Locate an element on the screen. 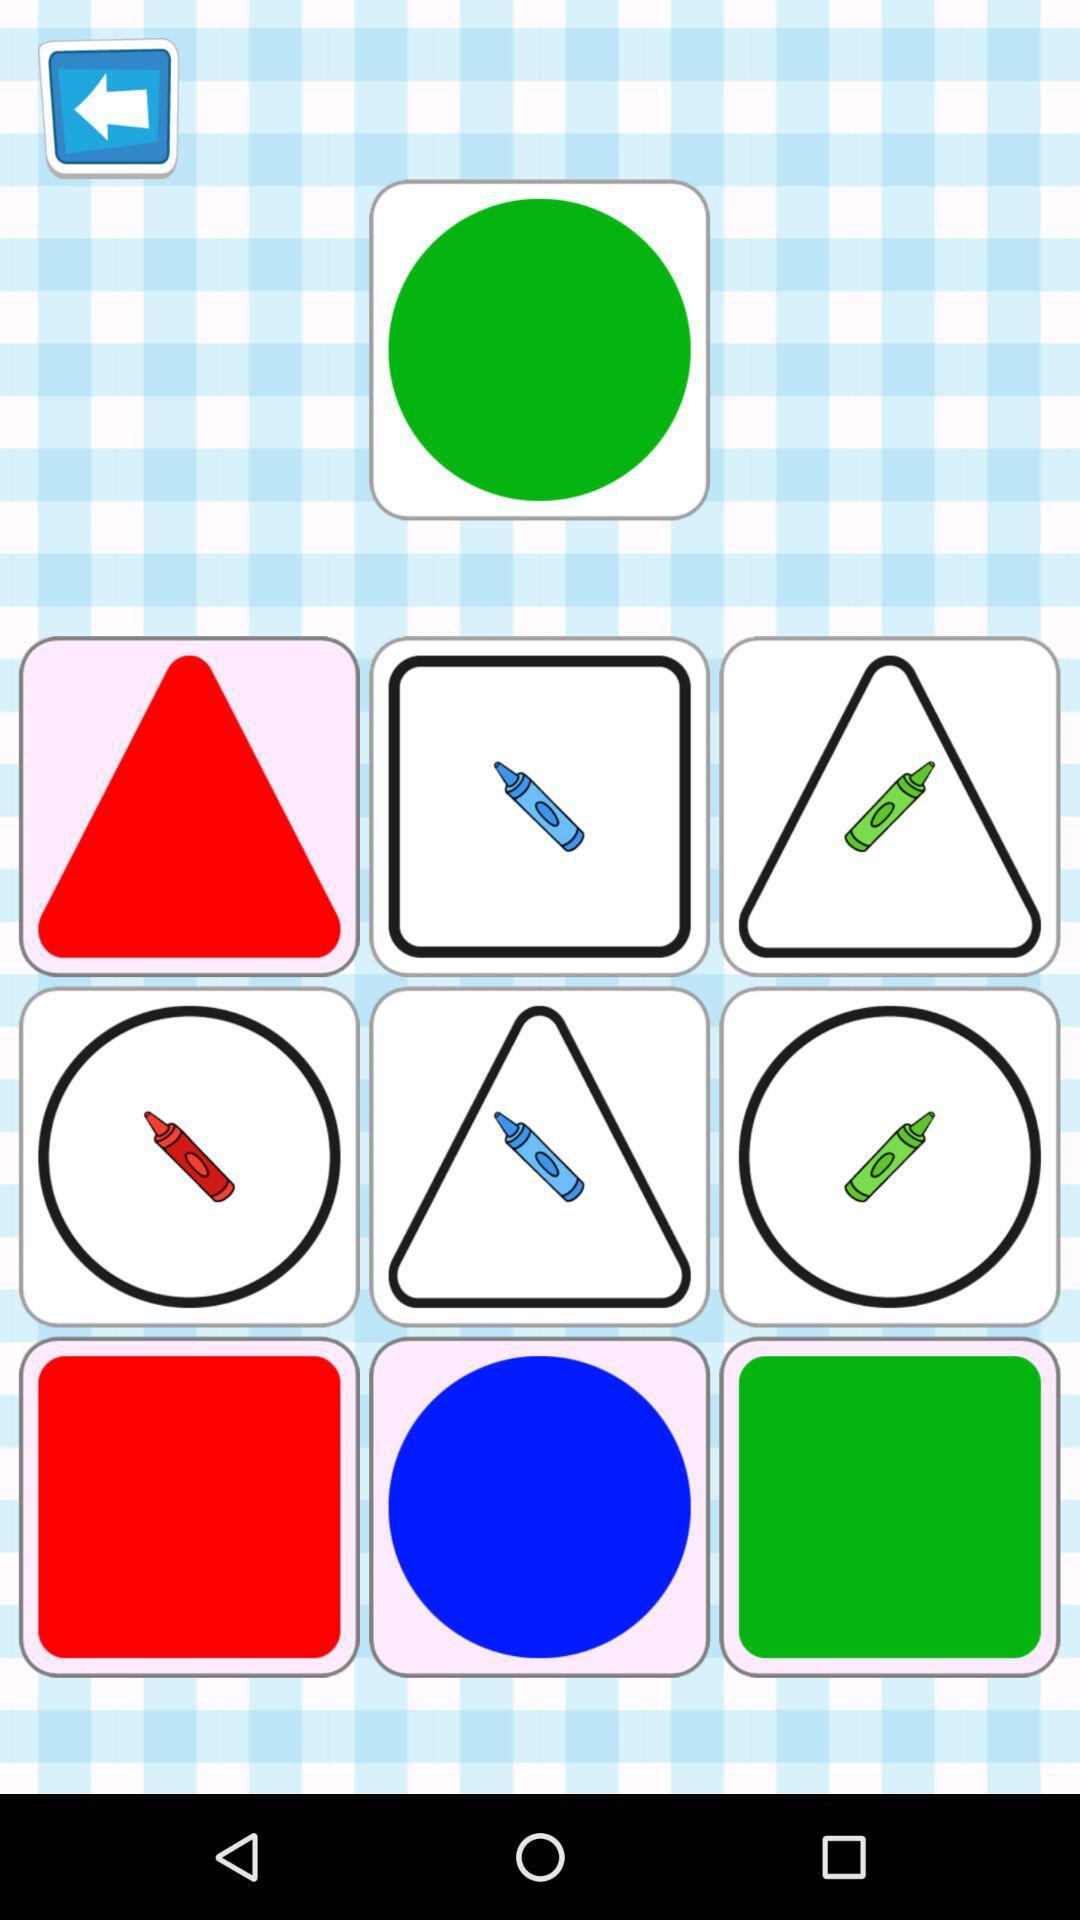 The width and height of the screenshot is (1080, 1920). form is located at coordinates (538, 349).